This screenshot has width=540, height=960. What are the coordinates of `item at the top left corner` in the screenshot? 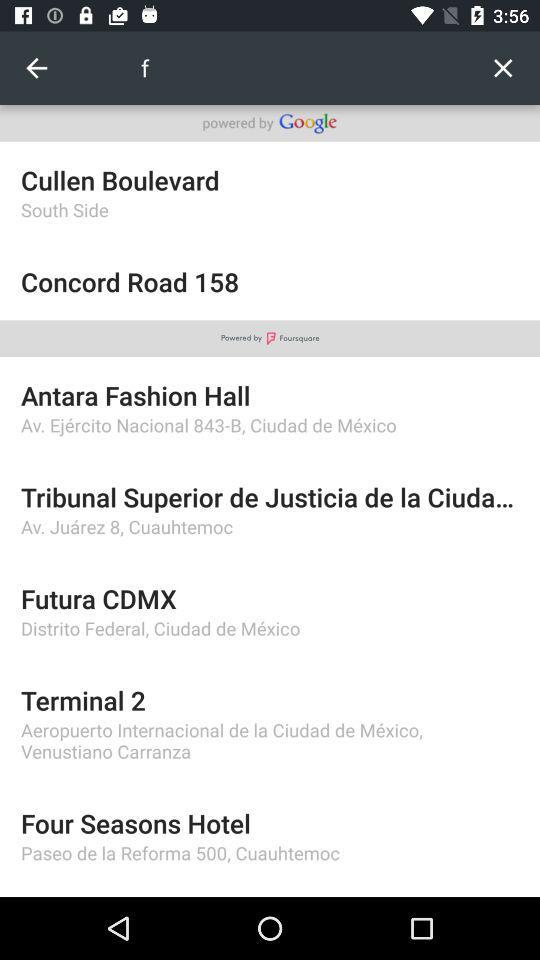 It's located at (36, 68).